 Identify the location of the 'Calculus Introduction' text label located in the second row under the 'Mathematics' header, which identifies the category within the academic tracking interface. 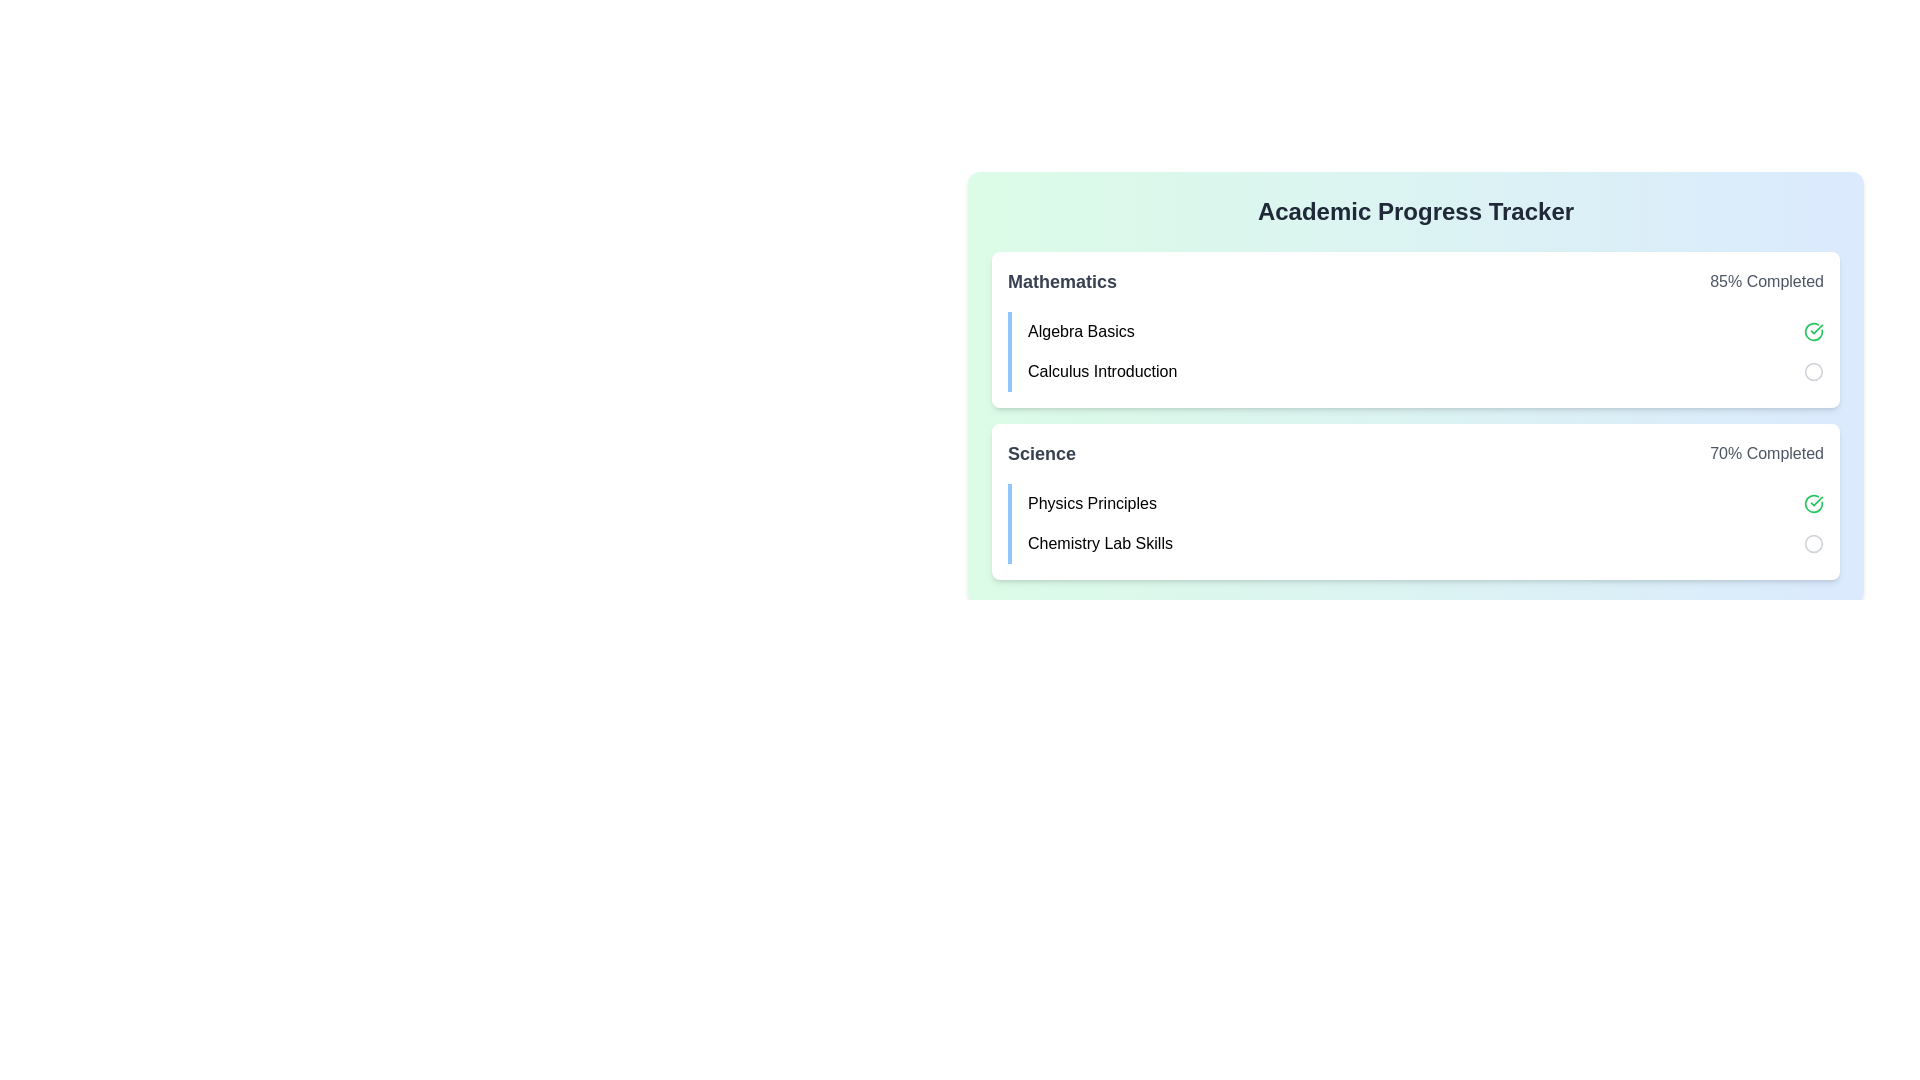
(1101, 371).